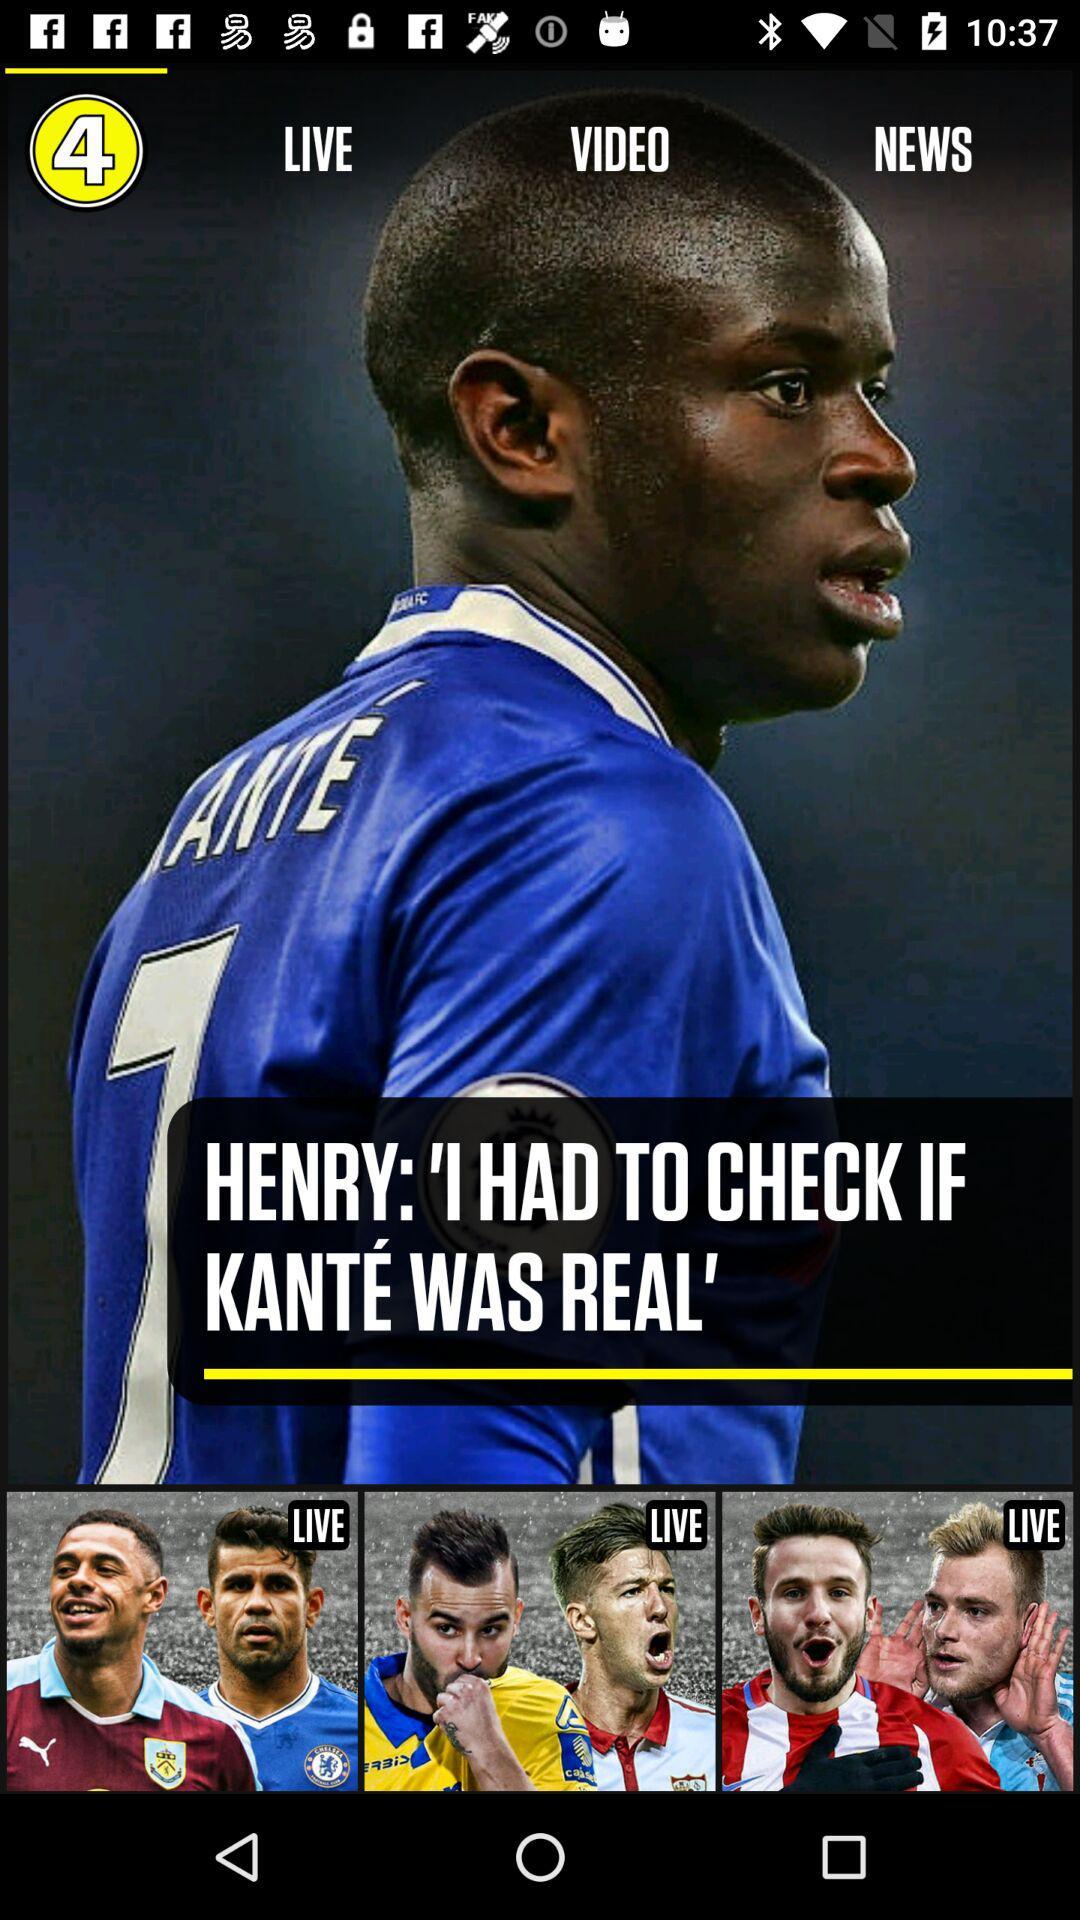 Image resolution: width=1080 pixels, height=1920 pixels. Describe the element at coordinates (923, 149) in the screenshot. I see `news icon` at that location.